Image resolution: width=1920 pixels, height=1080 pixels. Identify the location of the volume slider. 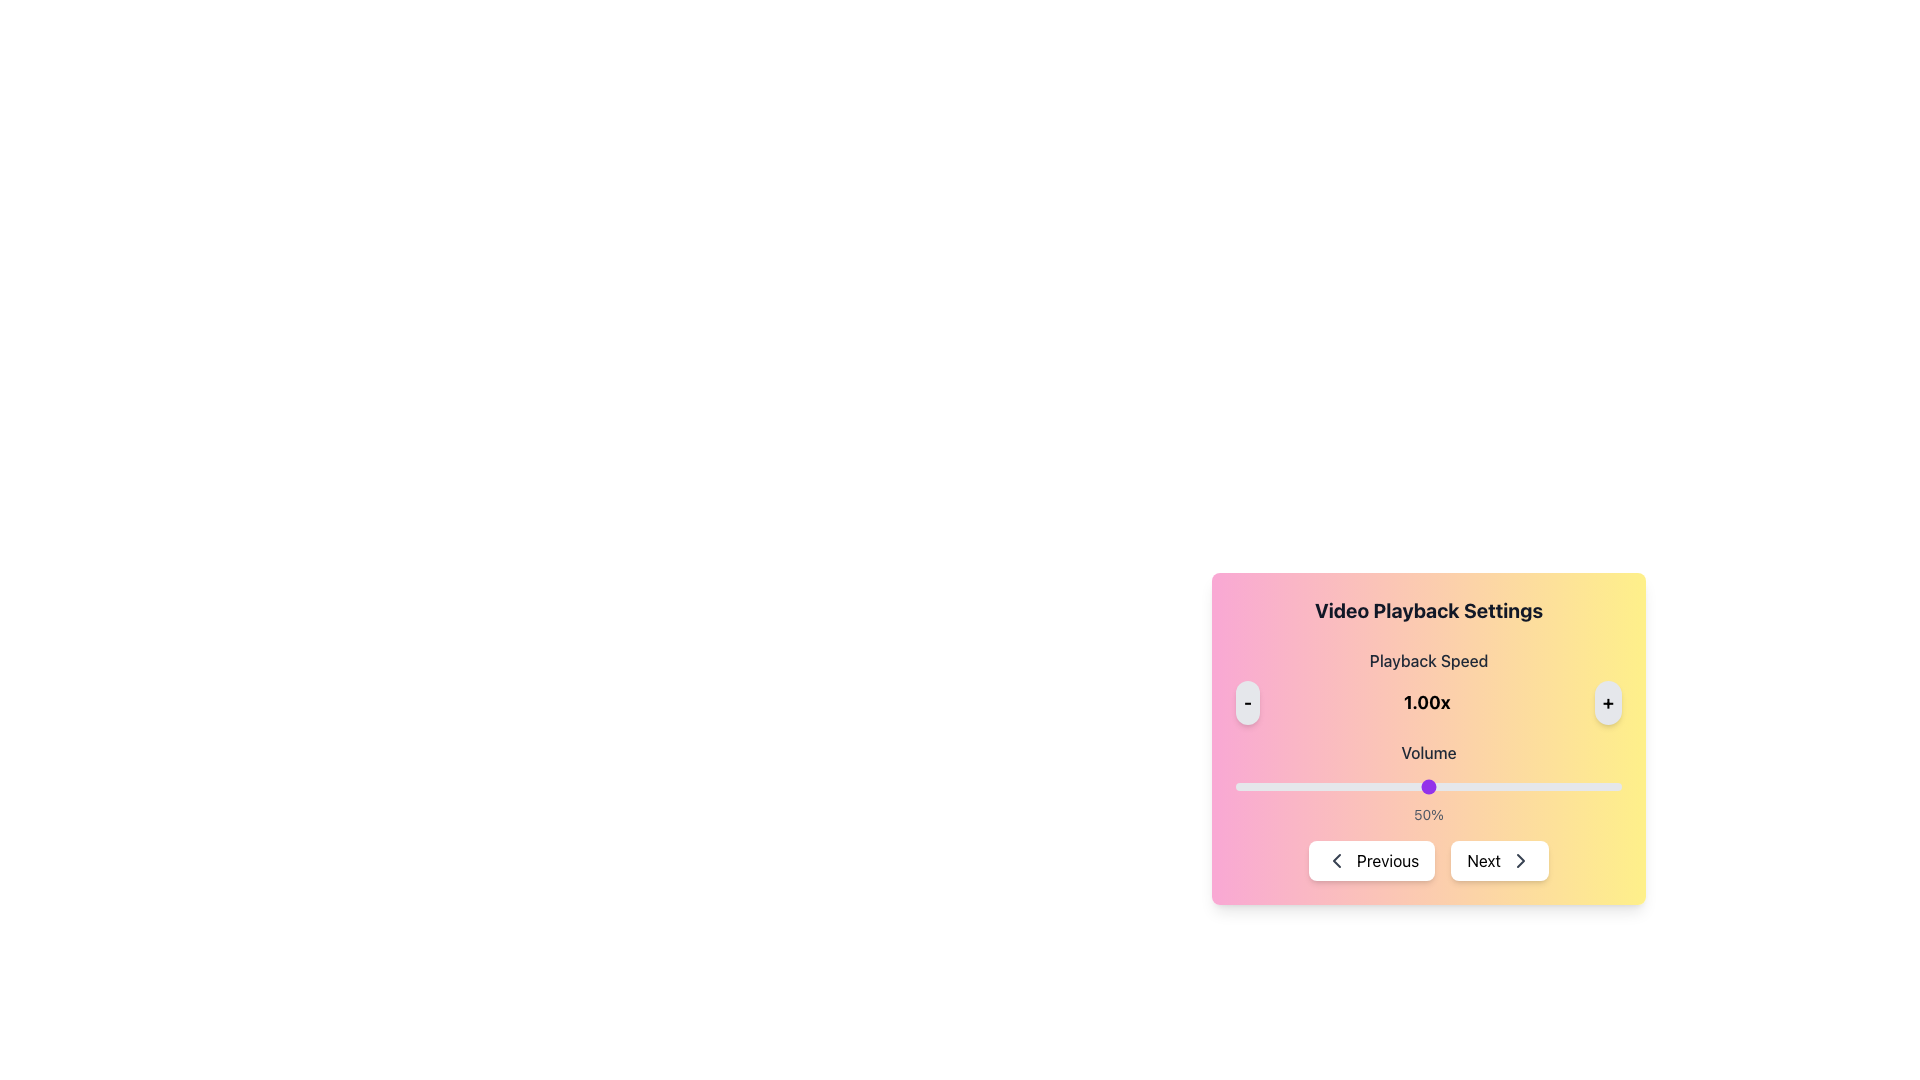
(1483, 785).